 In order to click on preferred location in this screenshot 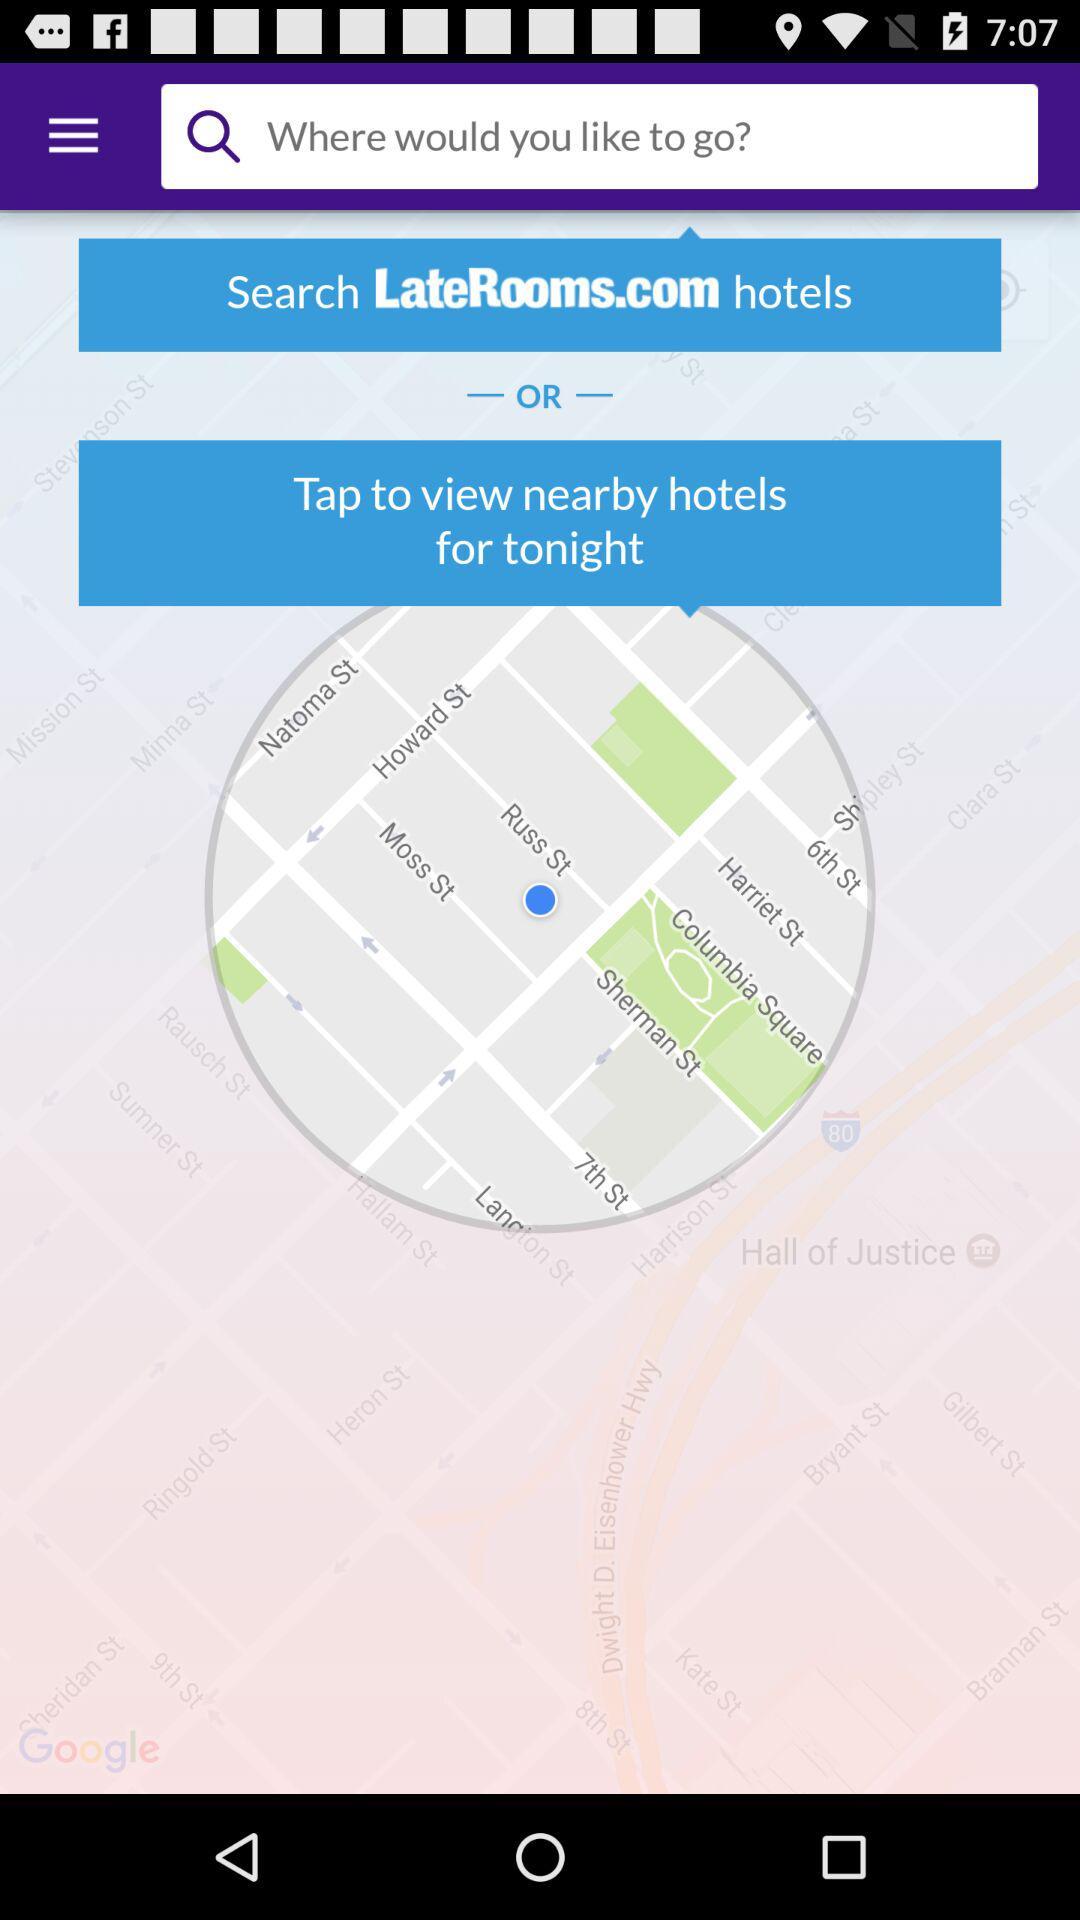, I will do `click(644, 135)`.